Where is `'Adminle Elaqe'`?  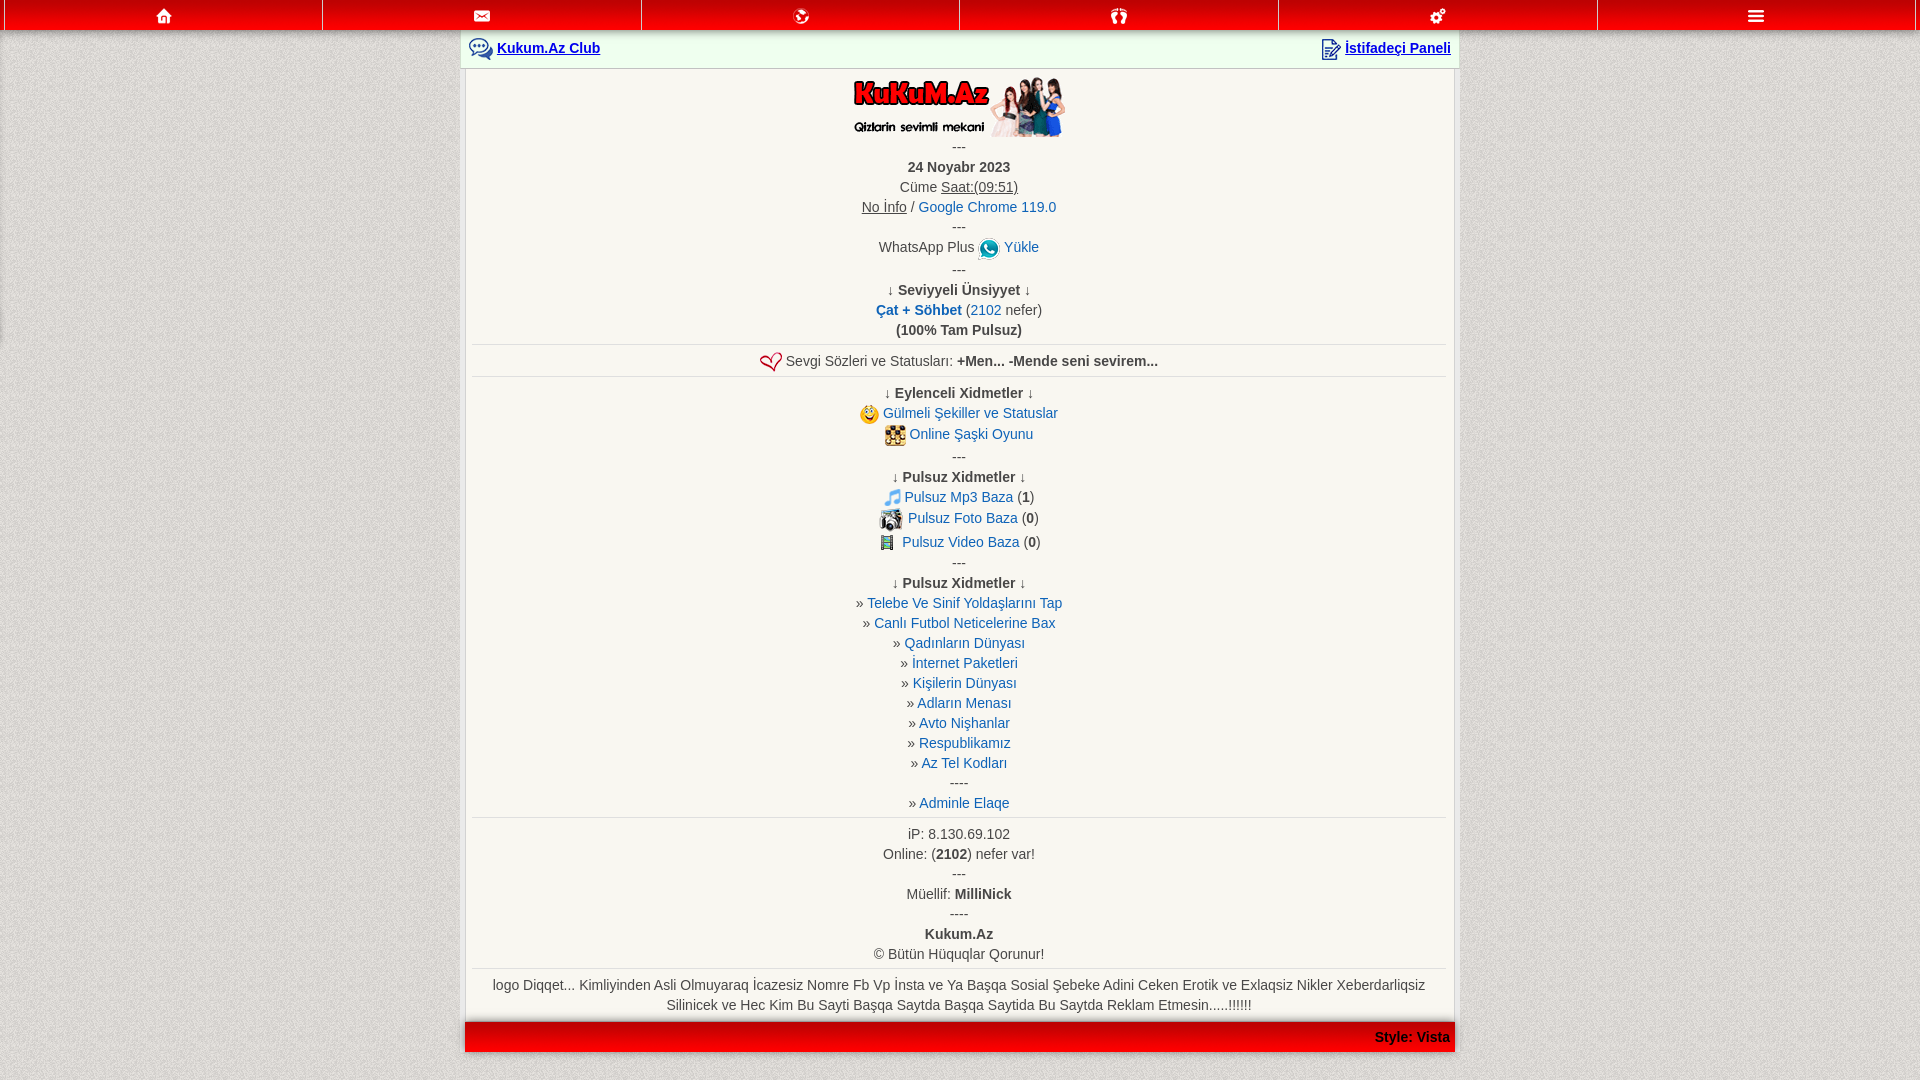 'Adminle Elaqe' is located at coordinates (964, 801).